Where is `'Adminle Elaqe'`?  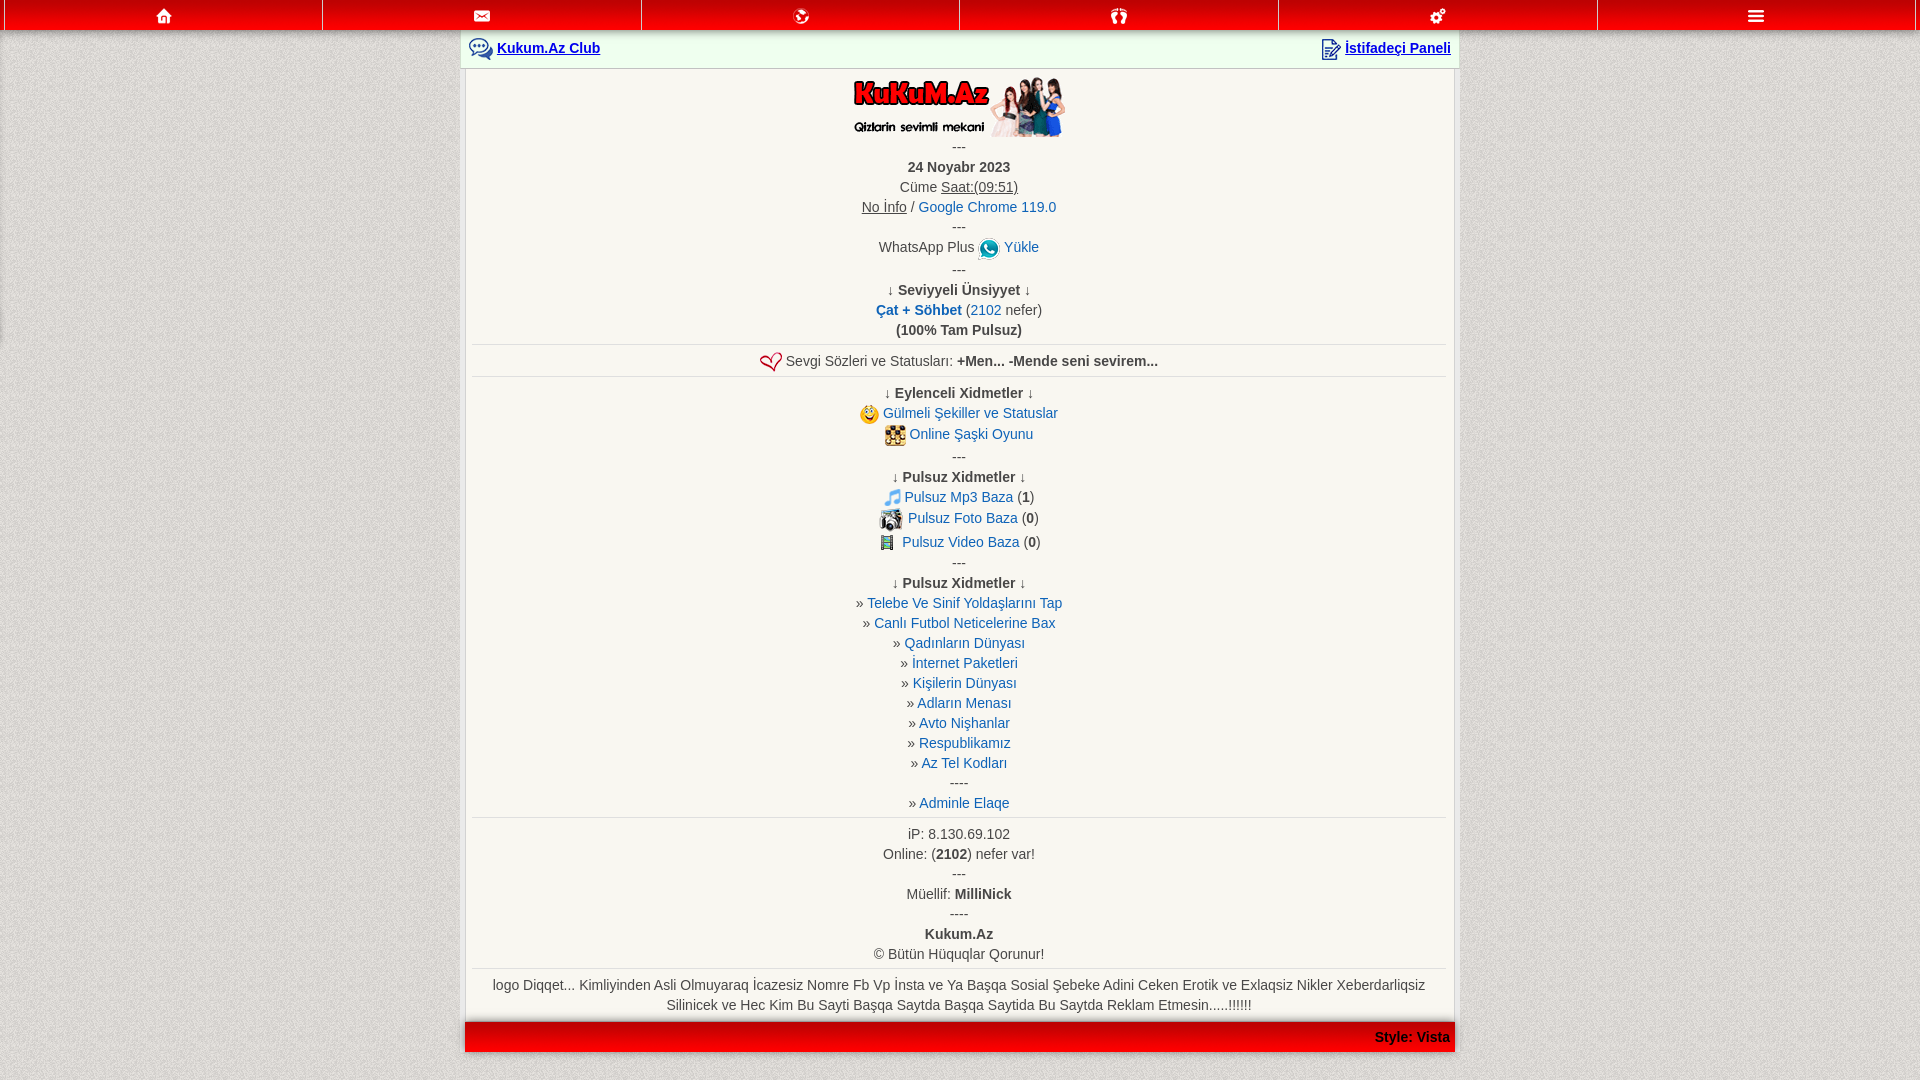 'Adminle Elaqe' is located at coordinates (964, 801).